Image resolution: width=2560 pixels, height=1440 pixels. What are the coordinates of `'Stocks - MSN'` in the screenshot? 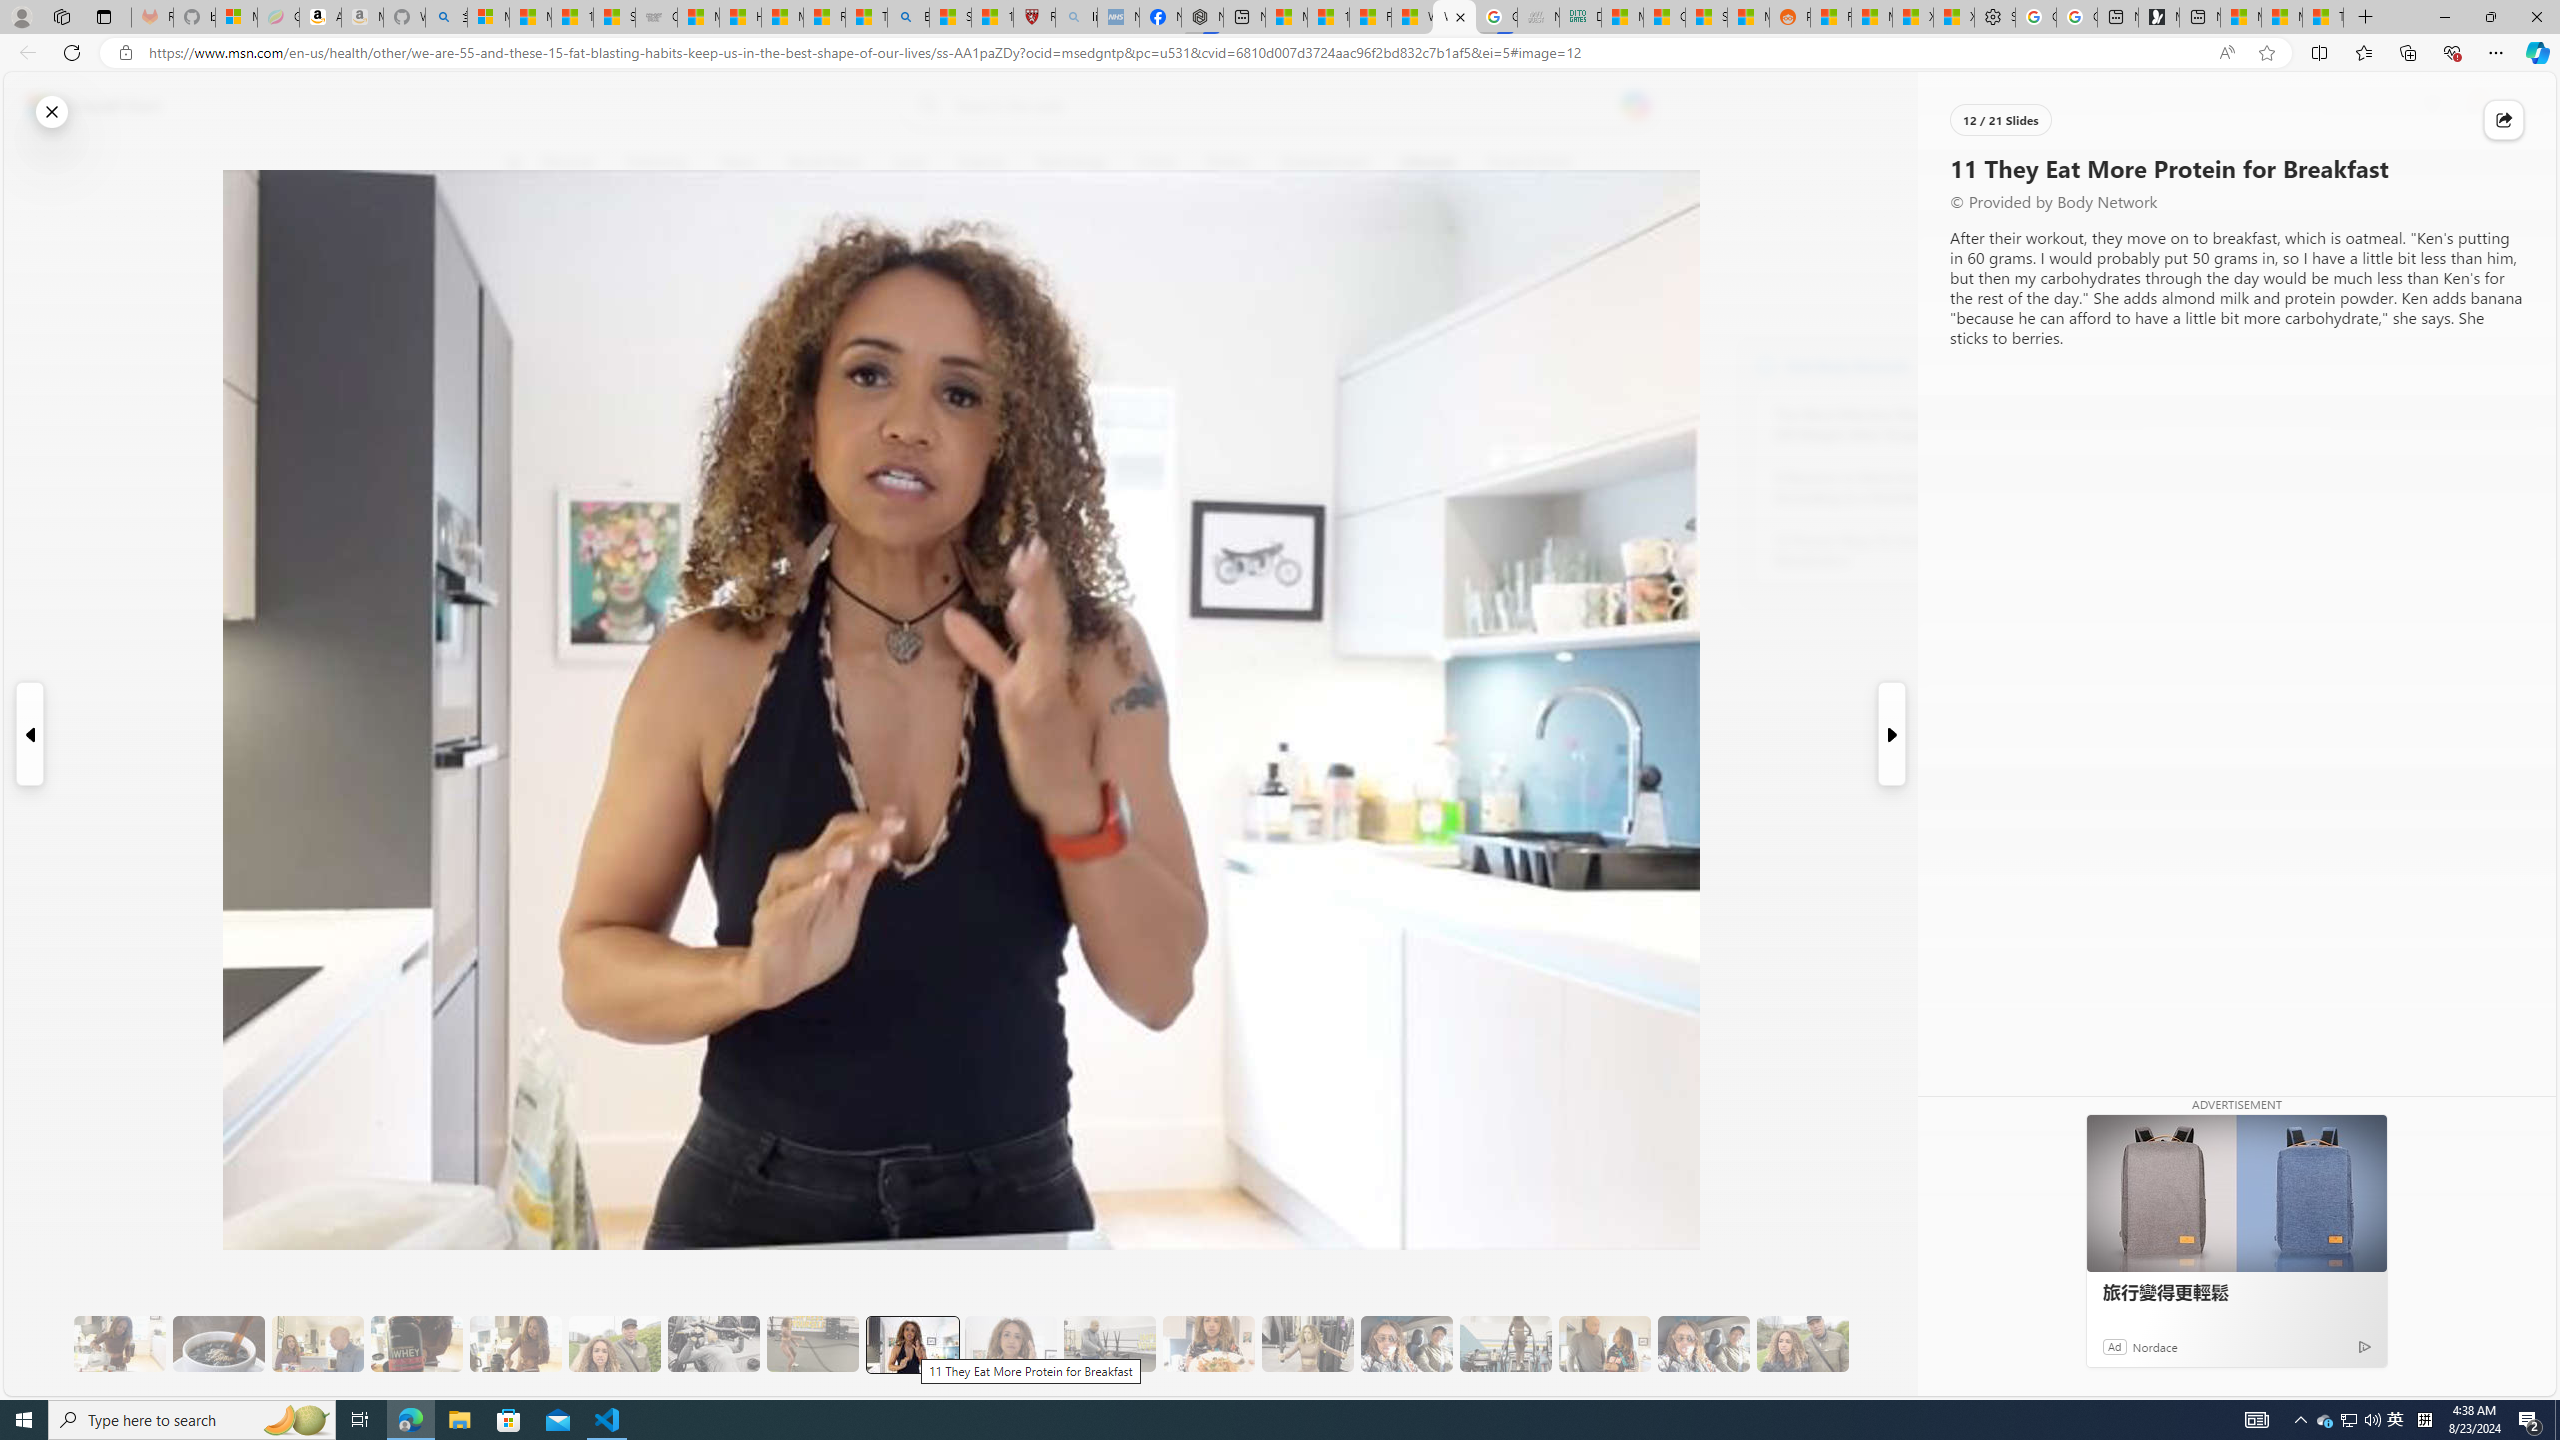 It's located at (1705, 16).